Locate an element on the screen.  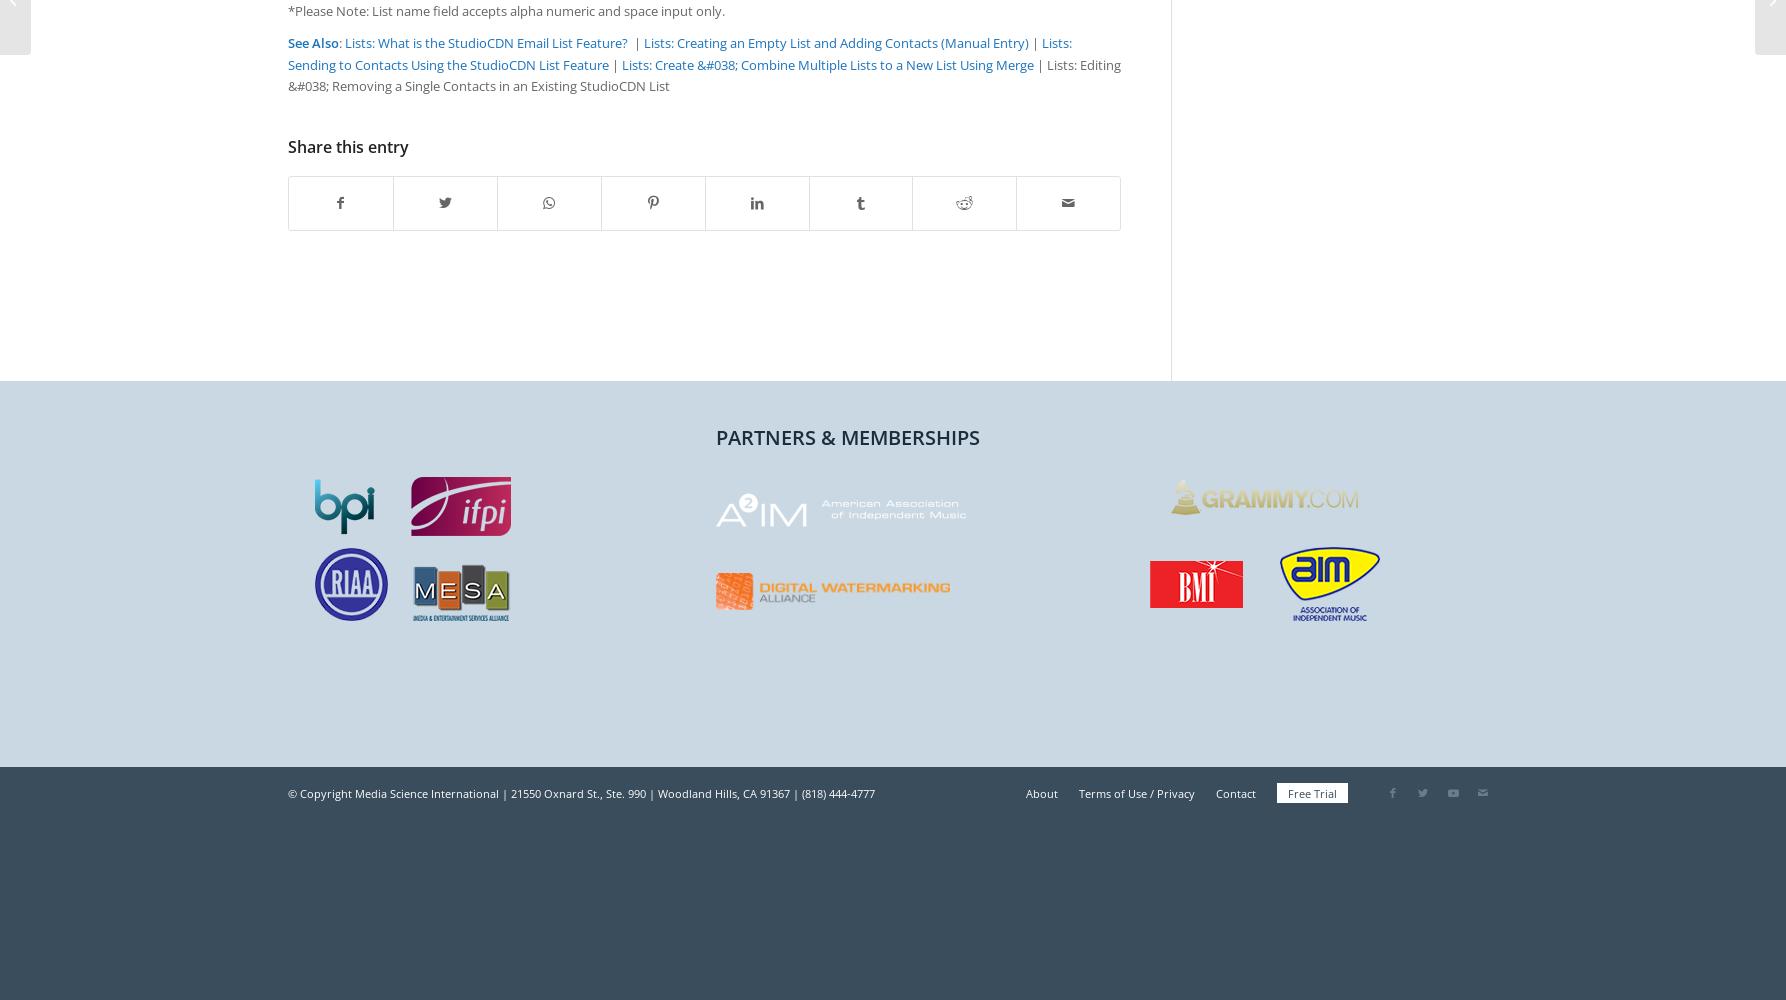
'See Also' is located at coordinates (313, 43).